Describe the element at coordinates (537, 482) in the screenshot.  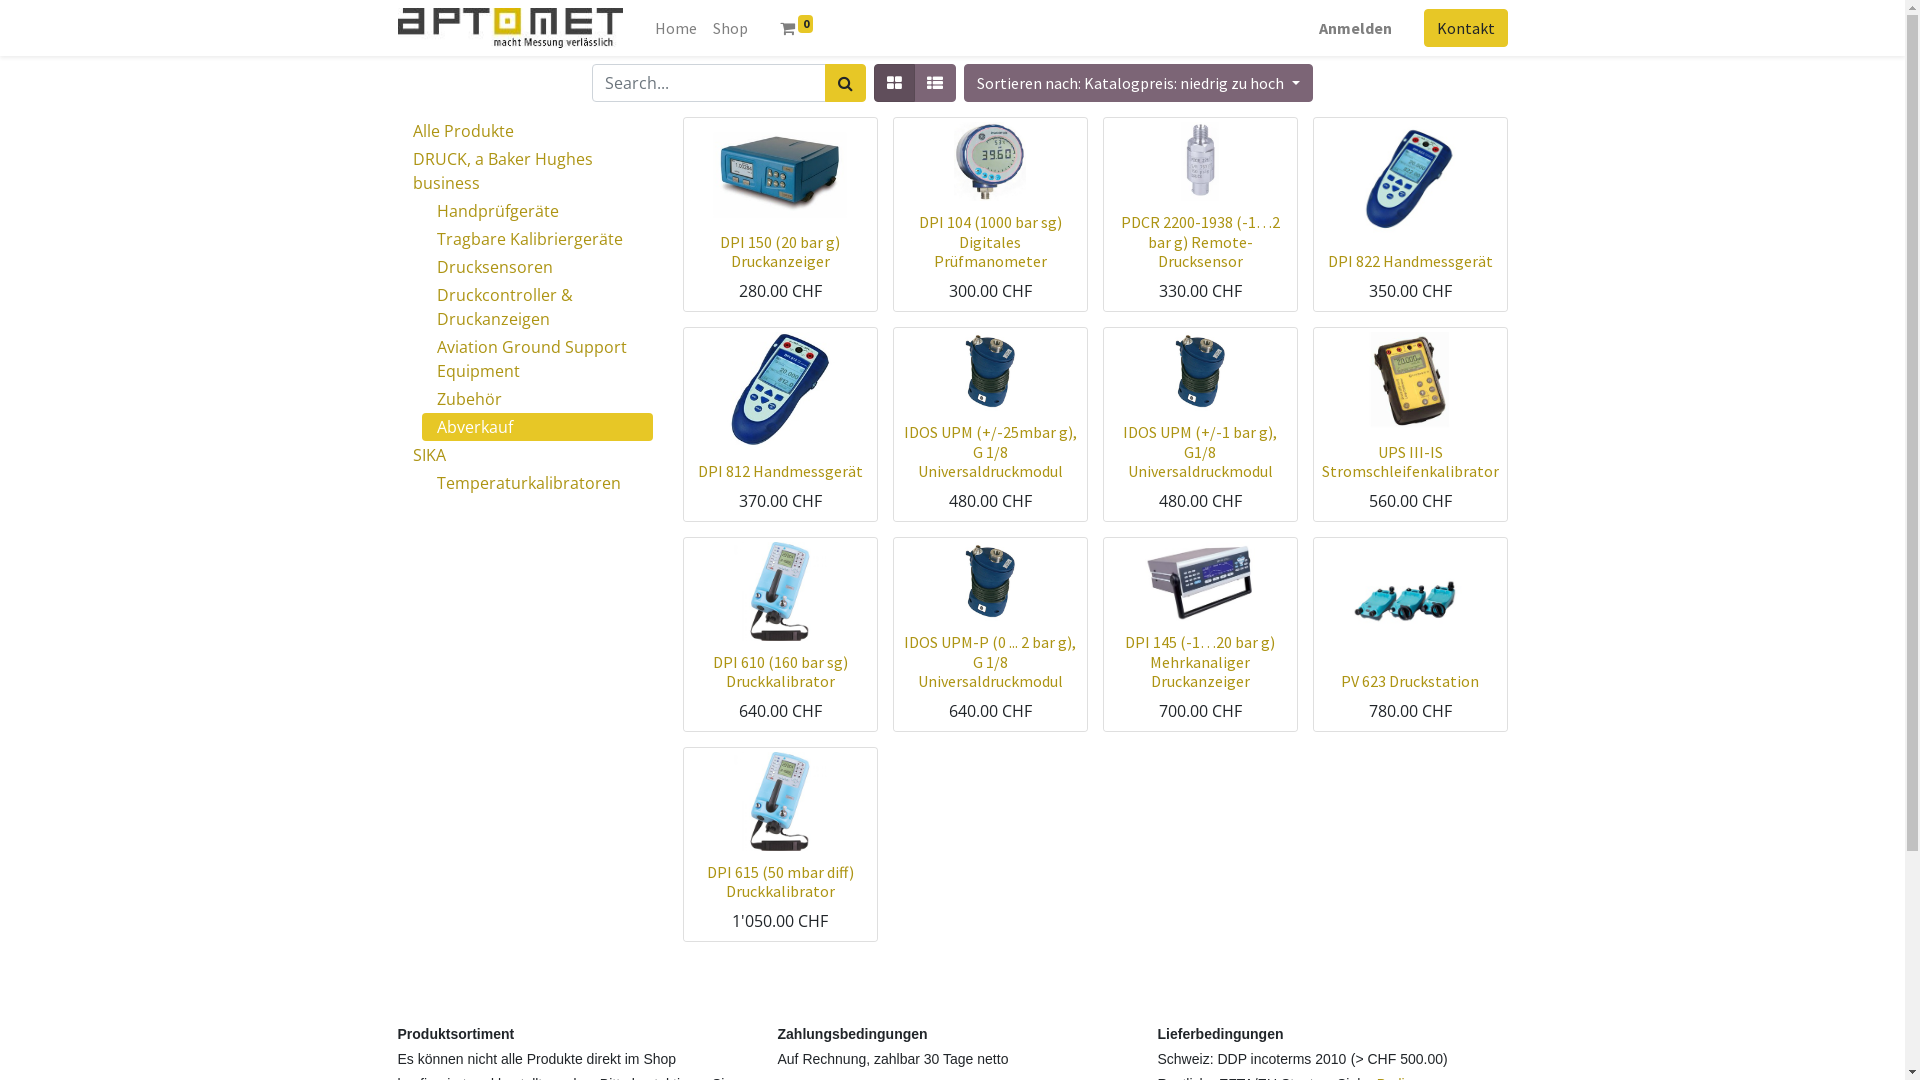
I see `'Temperaturkalibratoren'` at that location.